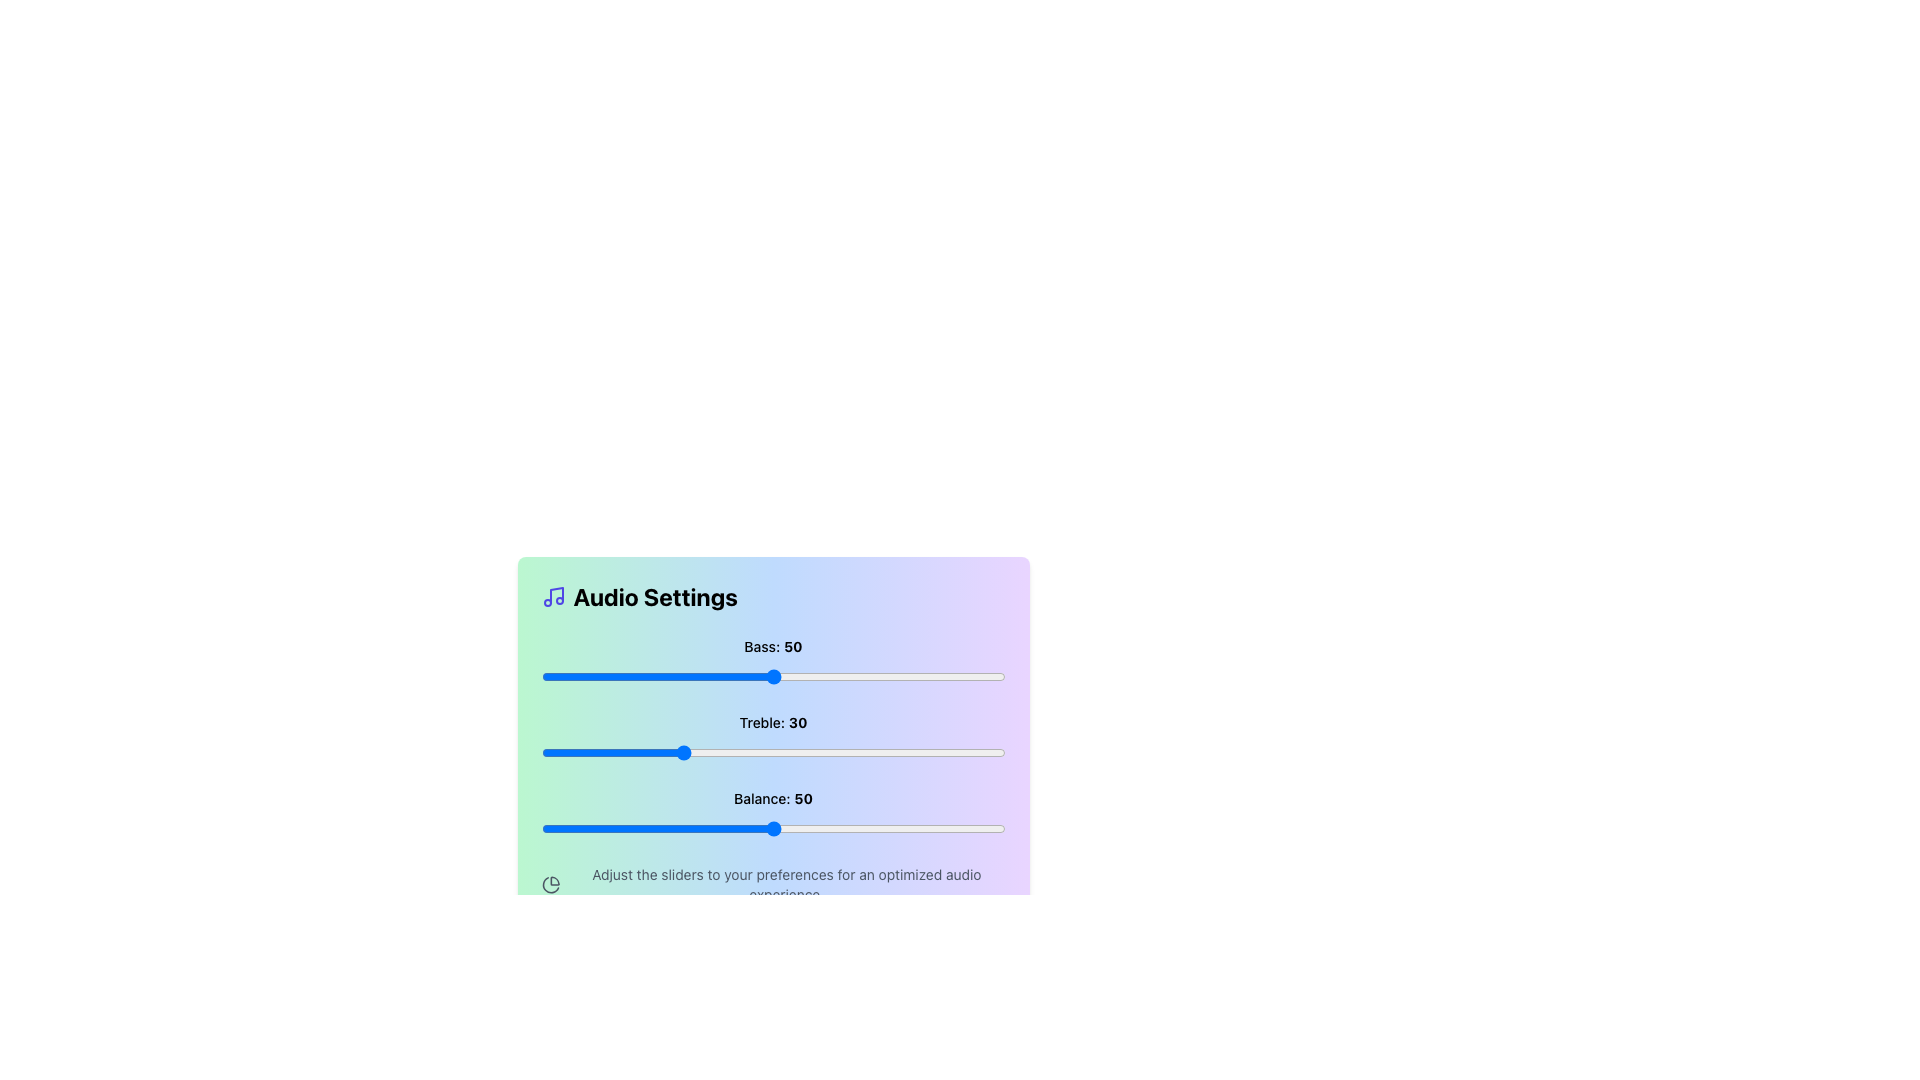 The height and width of the screenshot is (1080, 1920). Describe the element at coordinates (628, 829) in the screenshot. I see `the balance` at that location.